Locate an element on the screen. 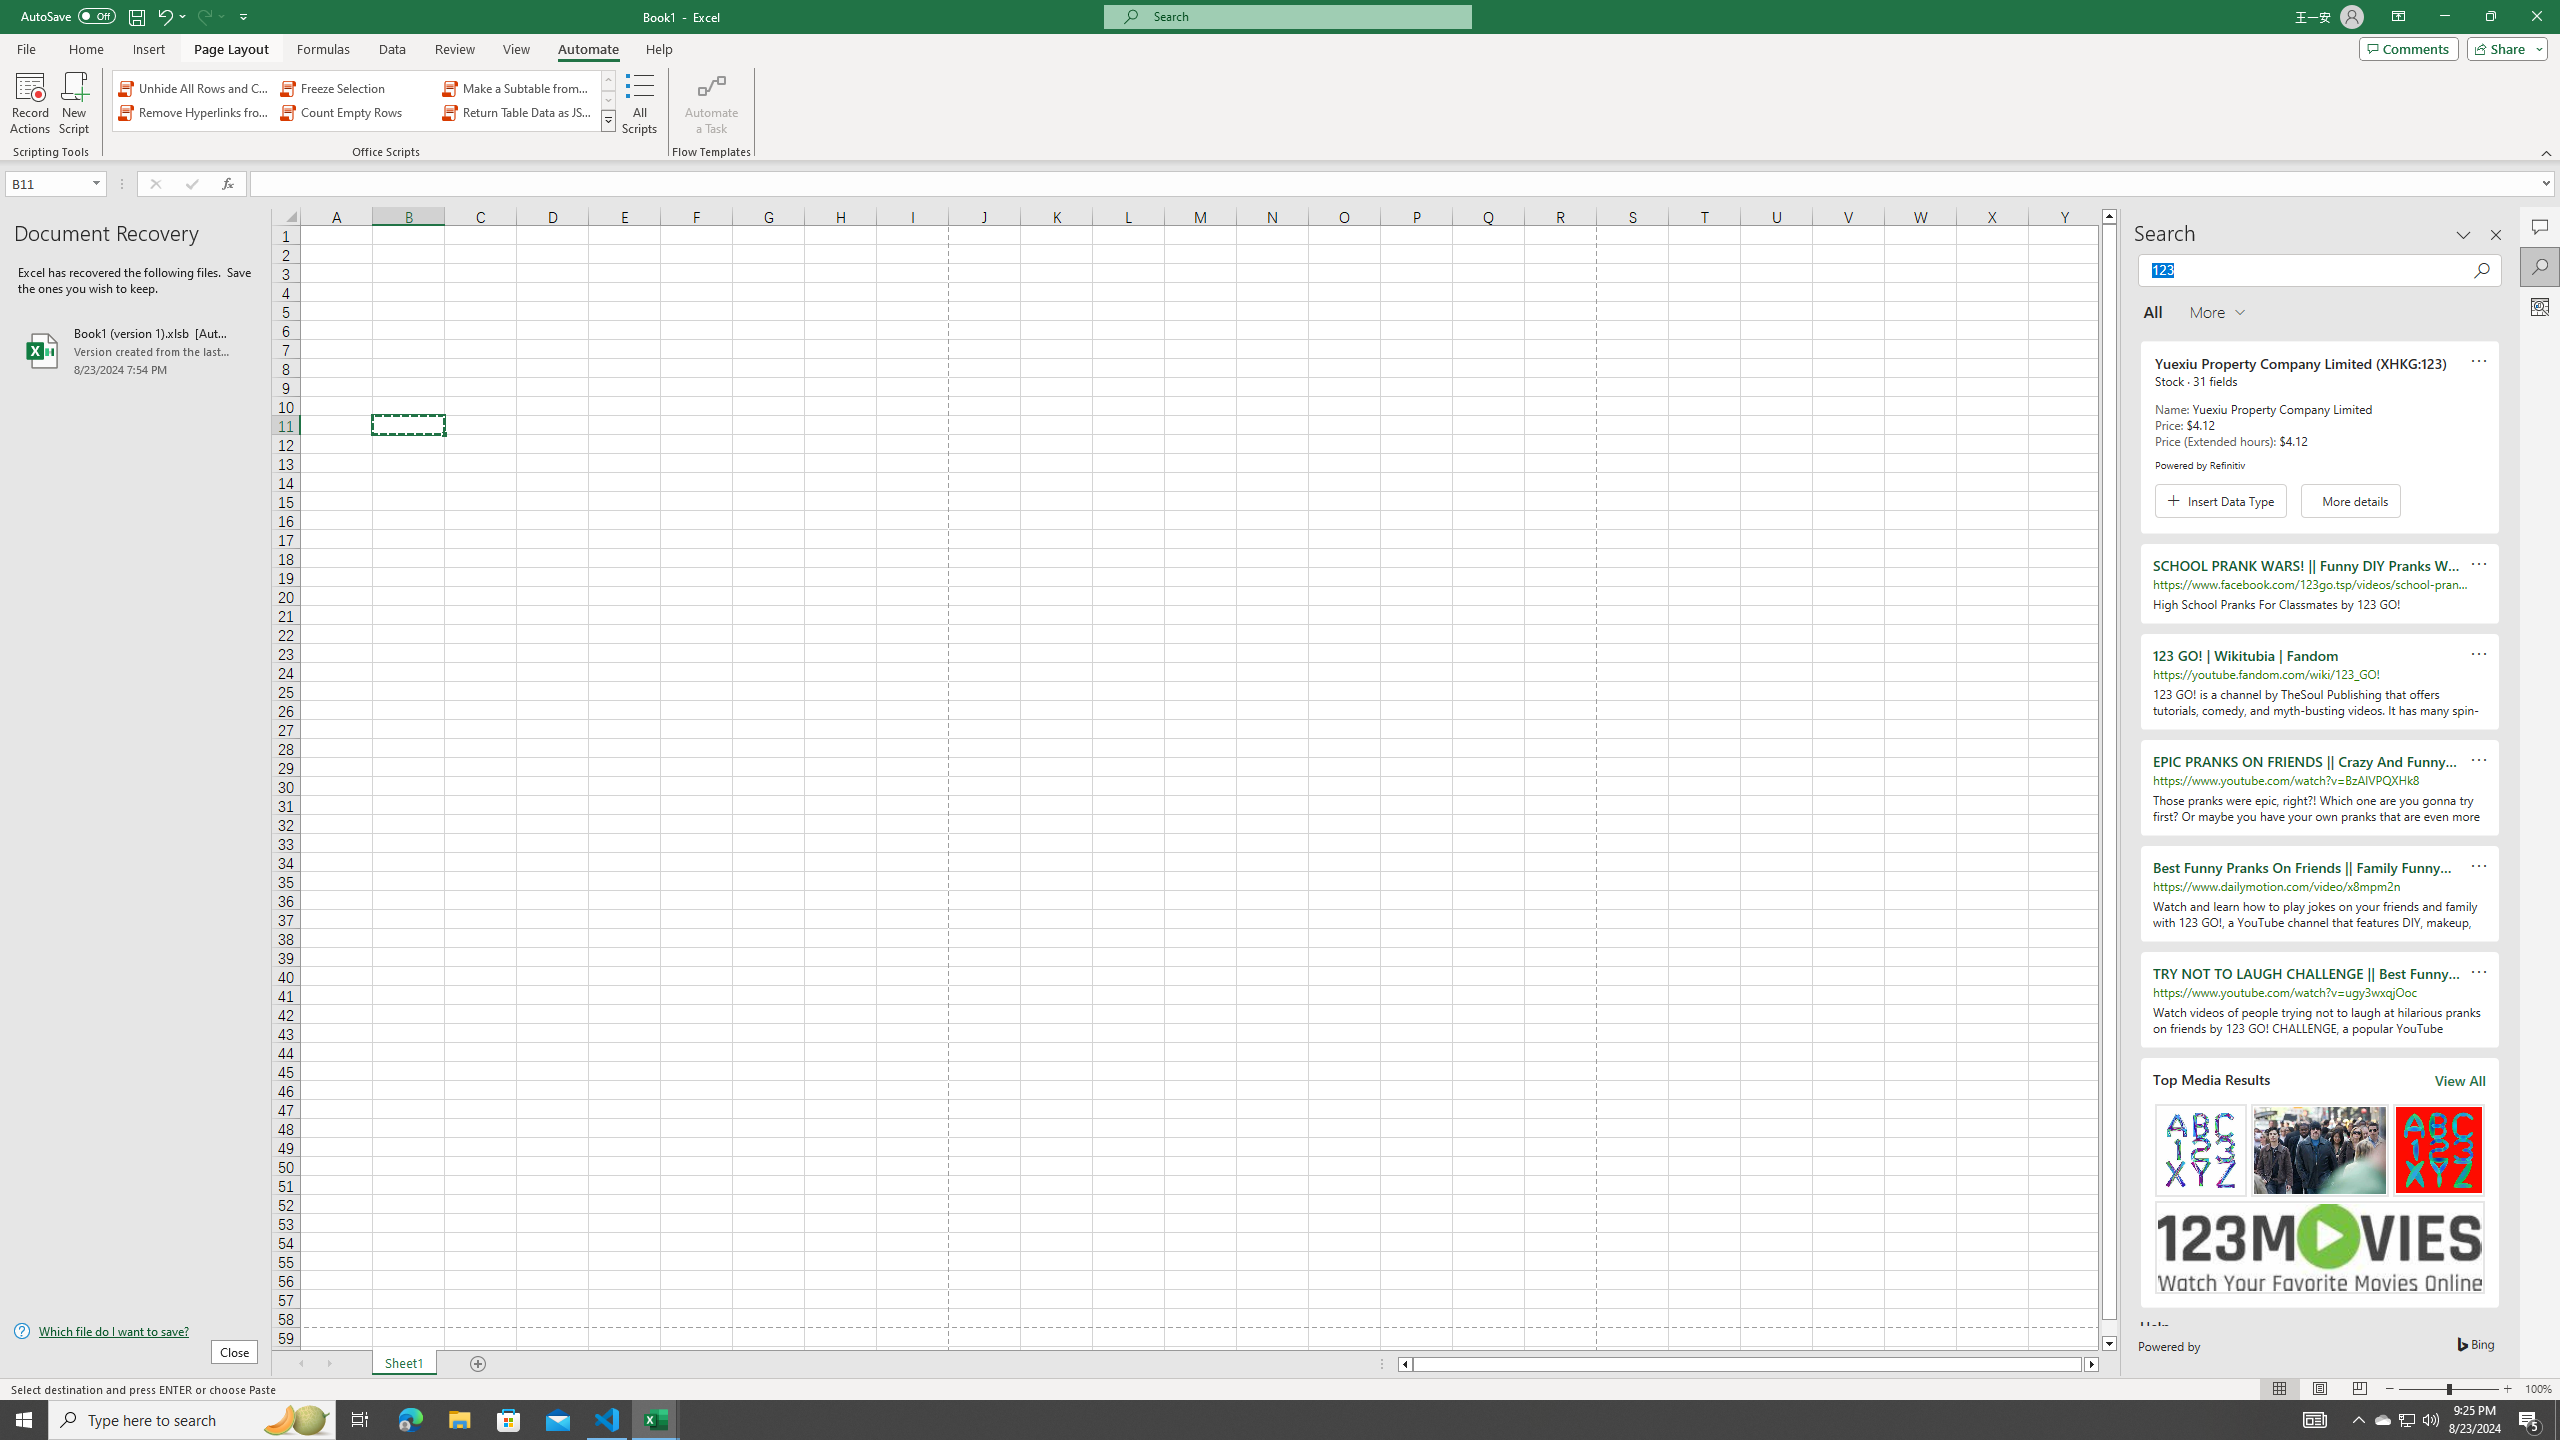 The width and height of the screenshot is (2560, 1440). 'Remove Hyperlinks from Sheet' is located at coordinates (195, 112).